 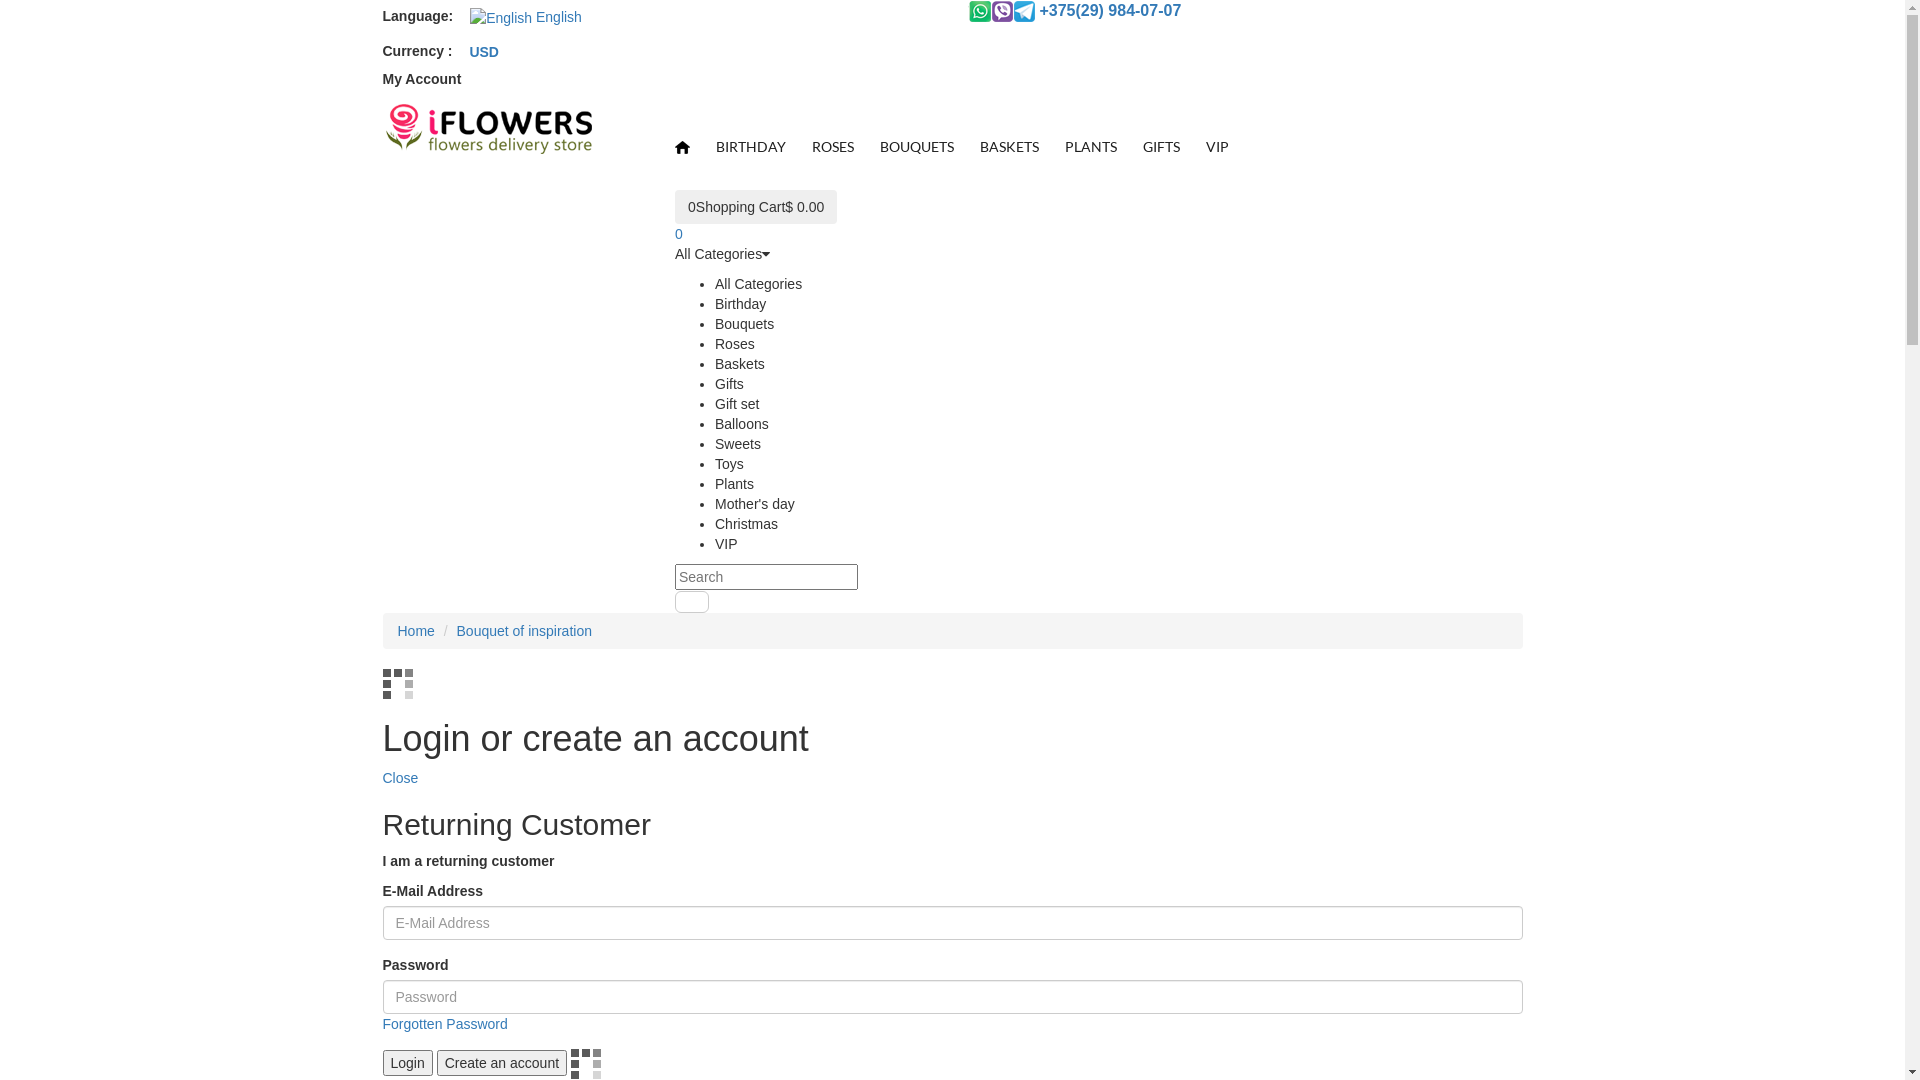 What do you see at coordinates (500, 18) in the screenshot?
I see `'English'` at bounding box center [500, 18].